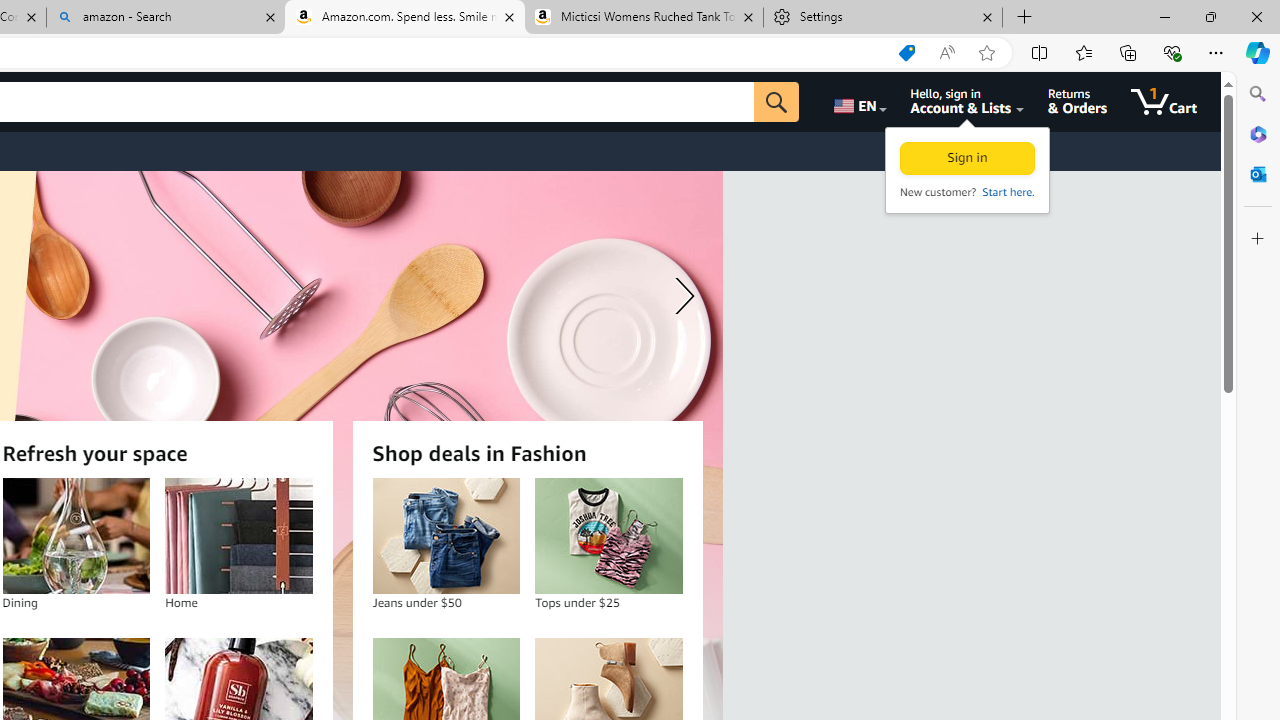  I want to click on 'Close tab', so click(987, 17).